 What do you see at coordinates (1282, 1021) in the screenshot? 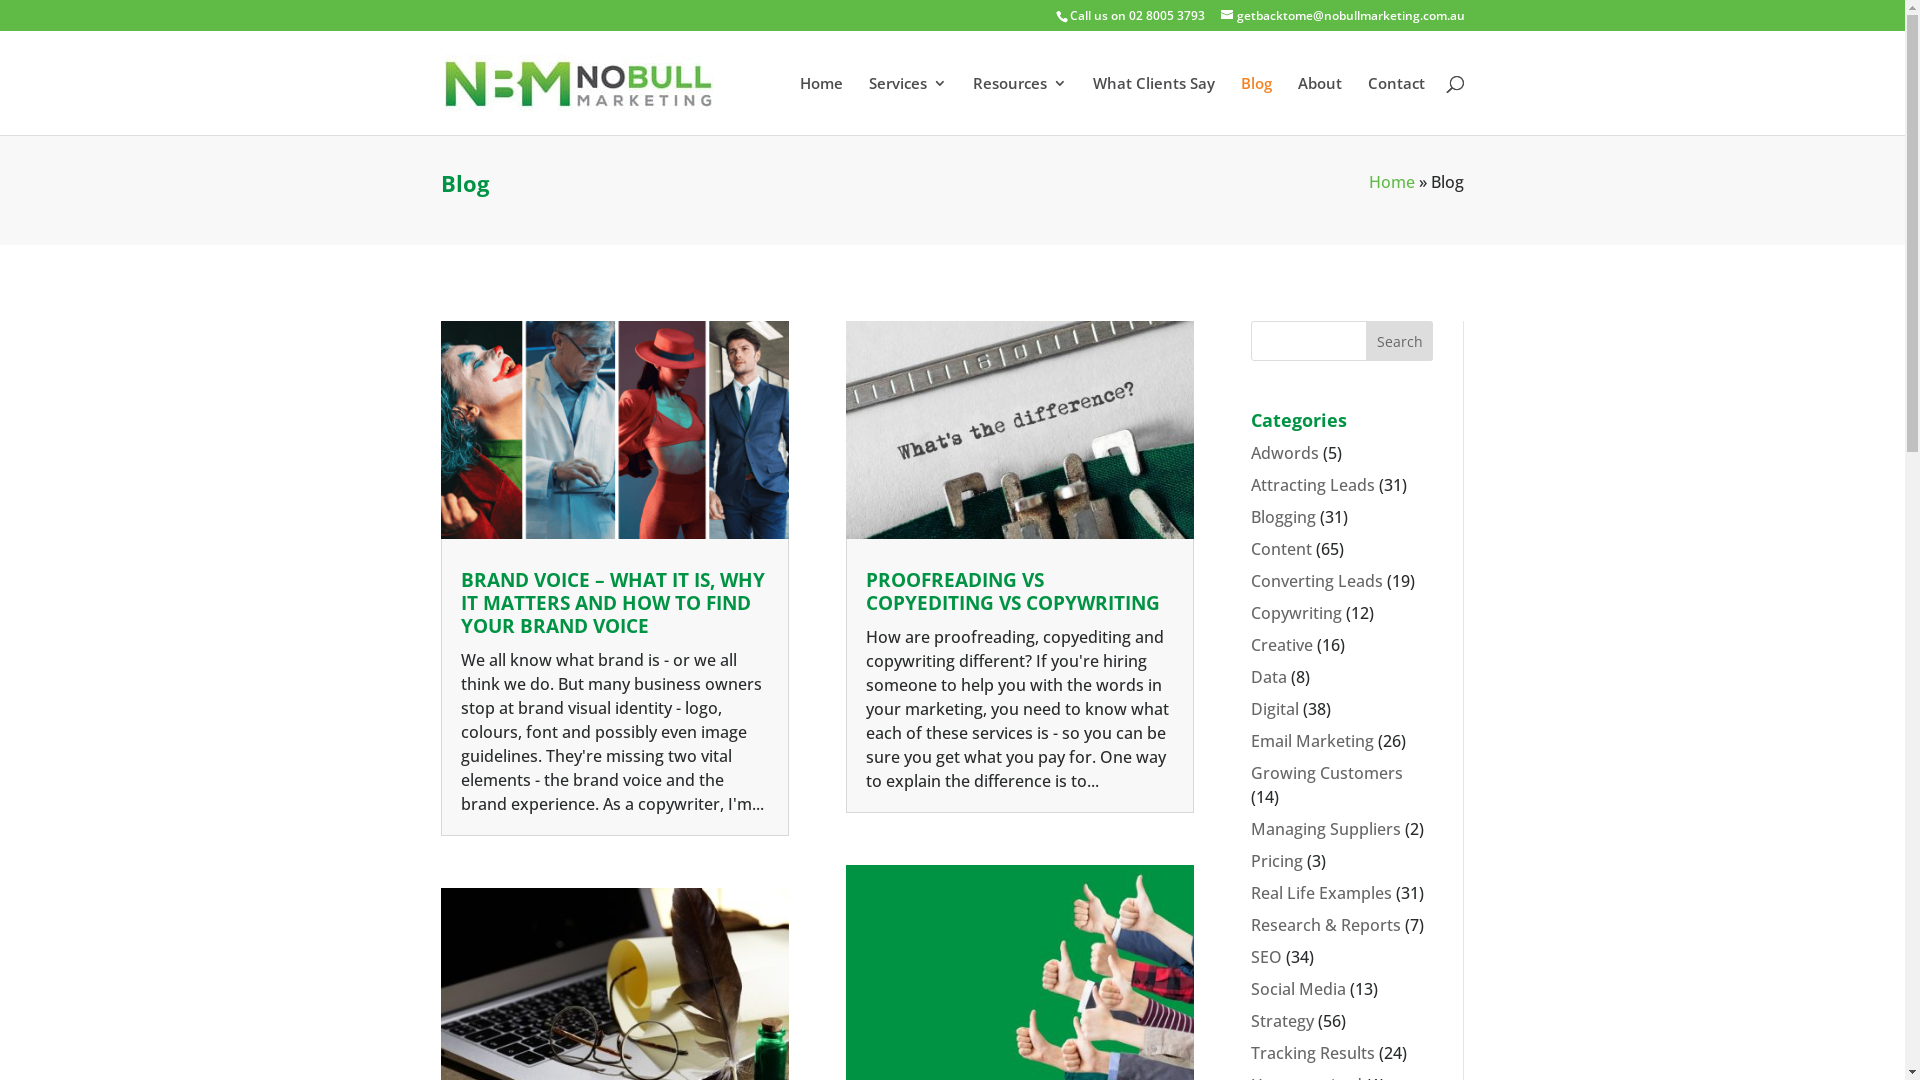
I see `'Strategy'` at bounding box center [1282, 1021].